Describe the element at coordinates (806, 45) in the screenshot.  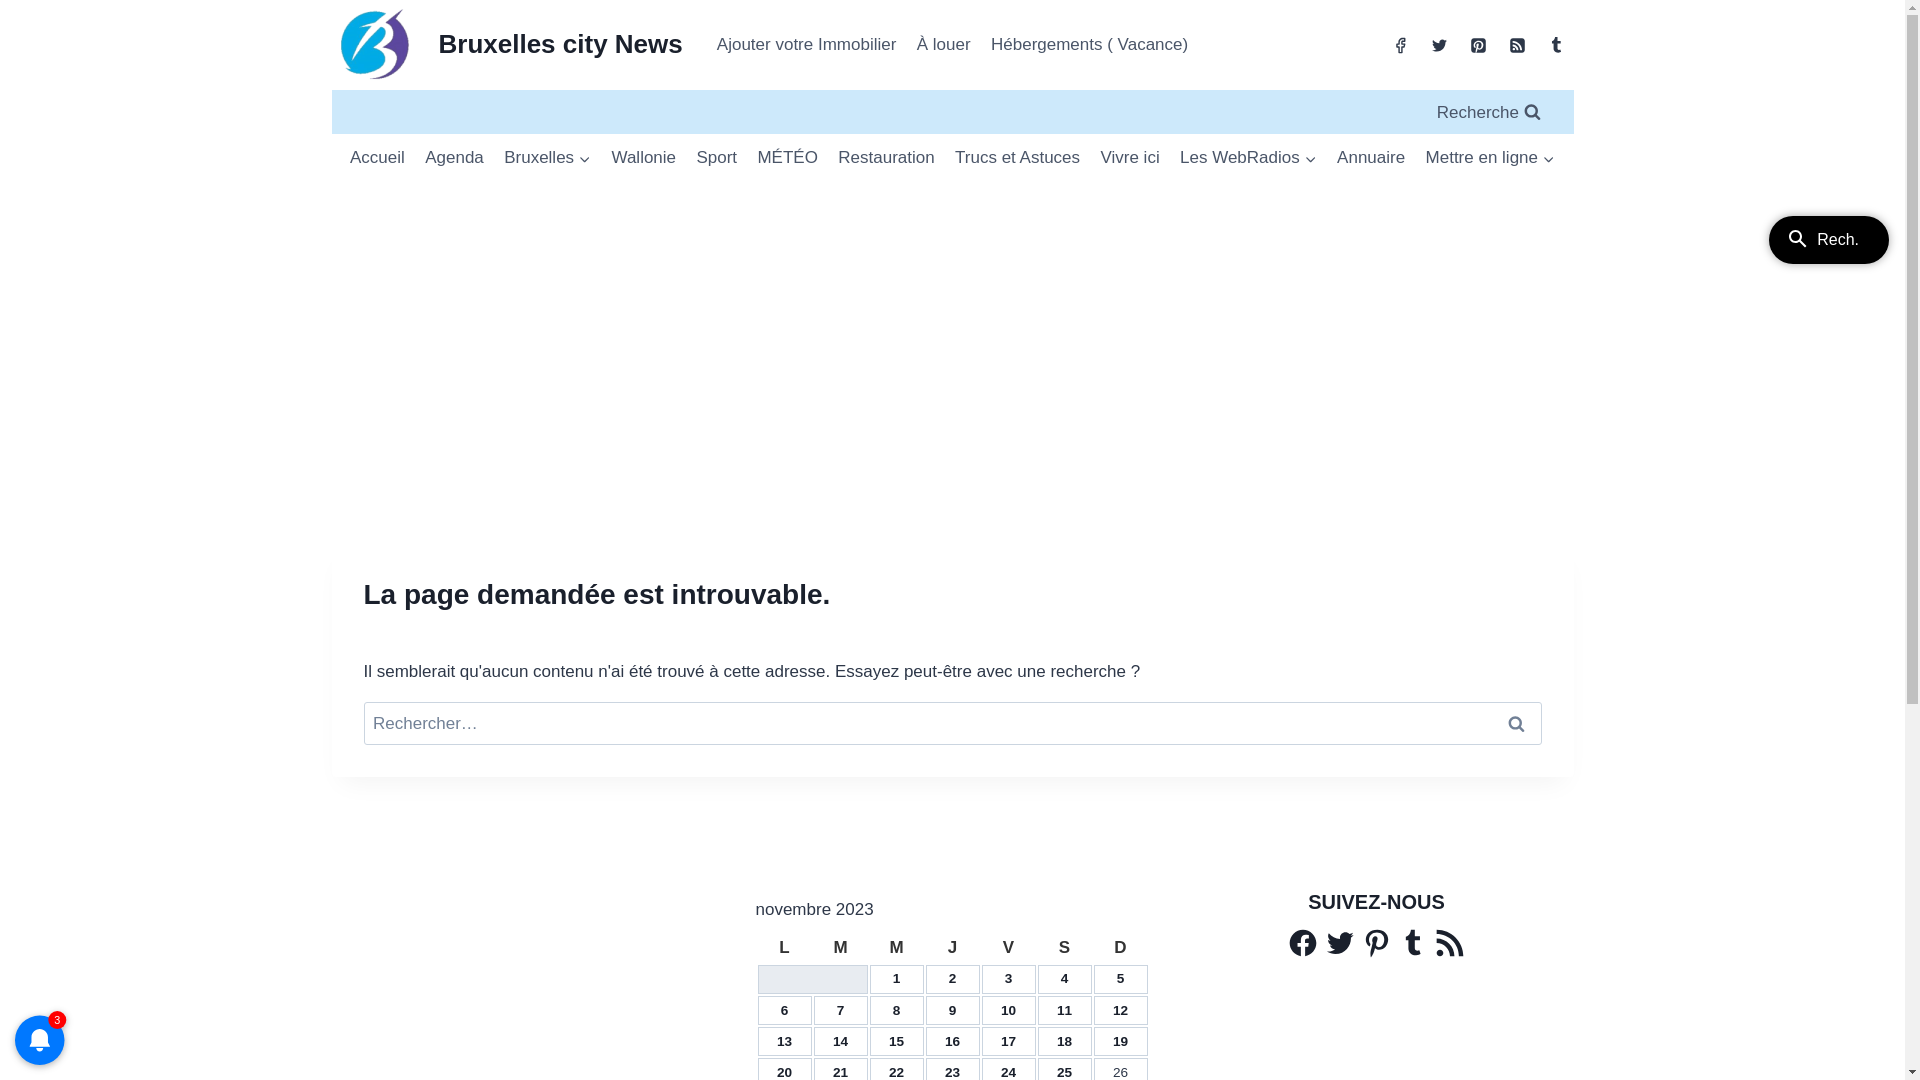
I see `'Ajouter votre Immobilier'` at that location.